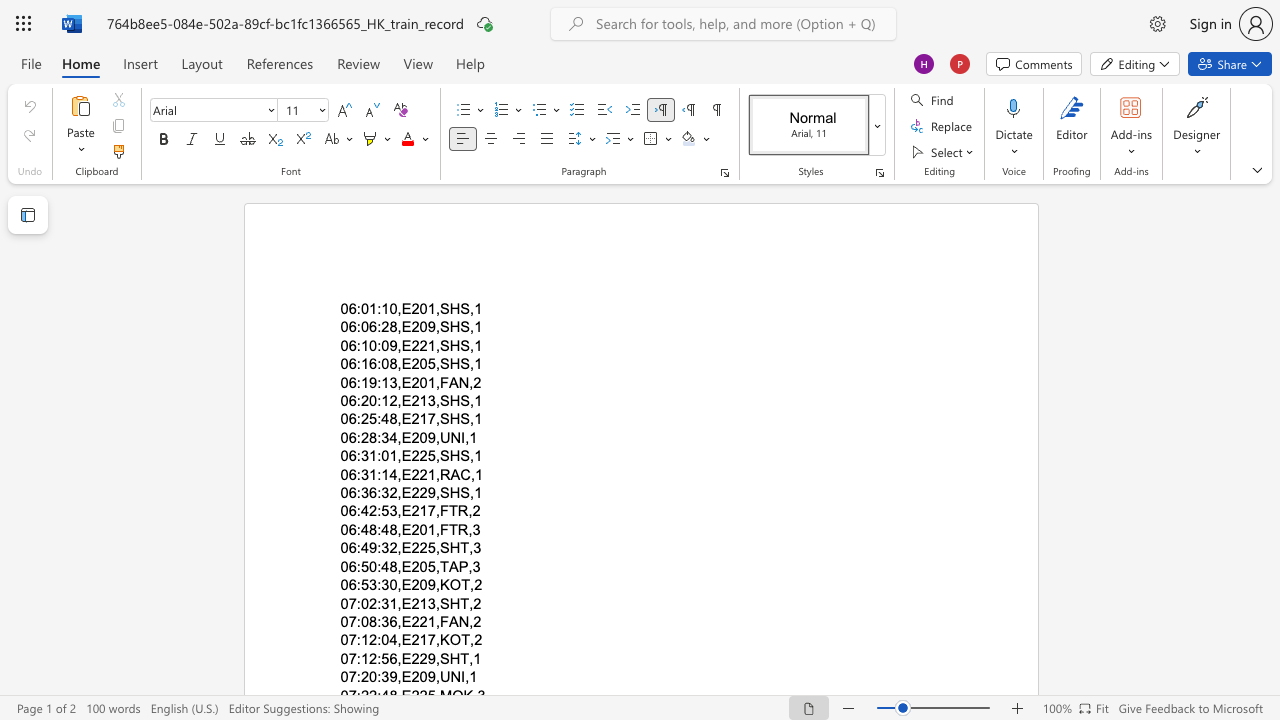  Describe the element at coordinates (448, 658) in the screenshot. I see `the subset text "HT" within the text "07:12:56,E229,SHT,1"` at that location.